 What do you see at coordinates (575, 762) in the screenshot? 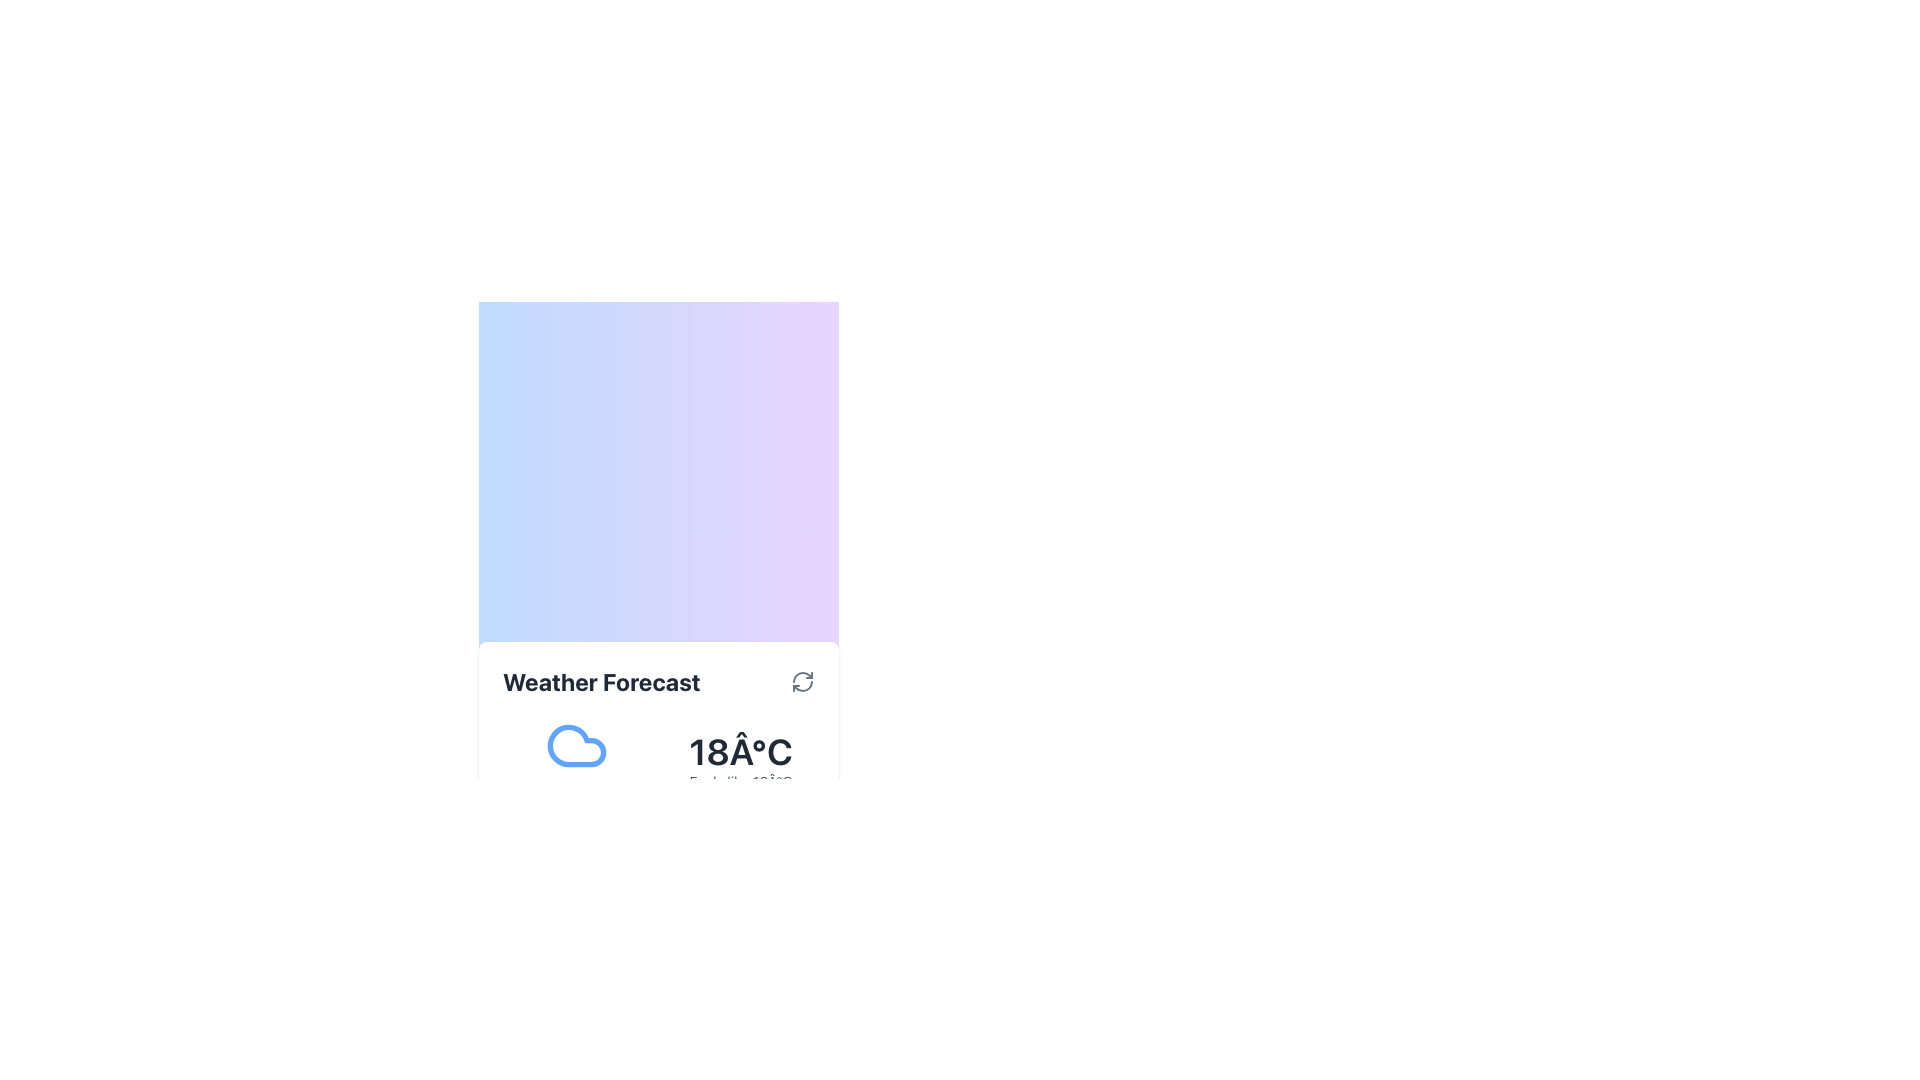
I see `the cloudy weather icon located to the left of the temperature information ('18Â°C')` at bounding box center [575, 762].